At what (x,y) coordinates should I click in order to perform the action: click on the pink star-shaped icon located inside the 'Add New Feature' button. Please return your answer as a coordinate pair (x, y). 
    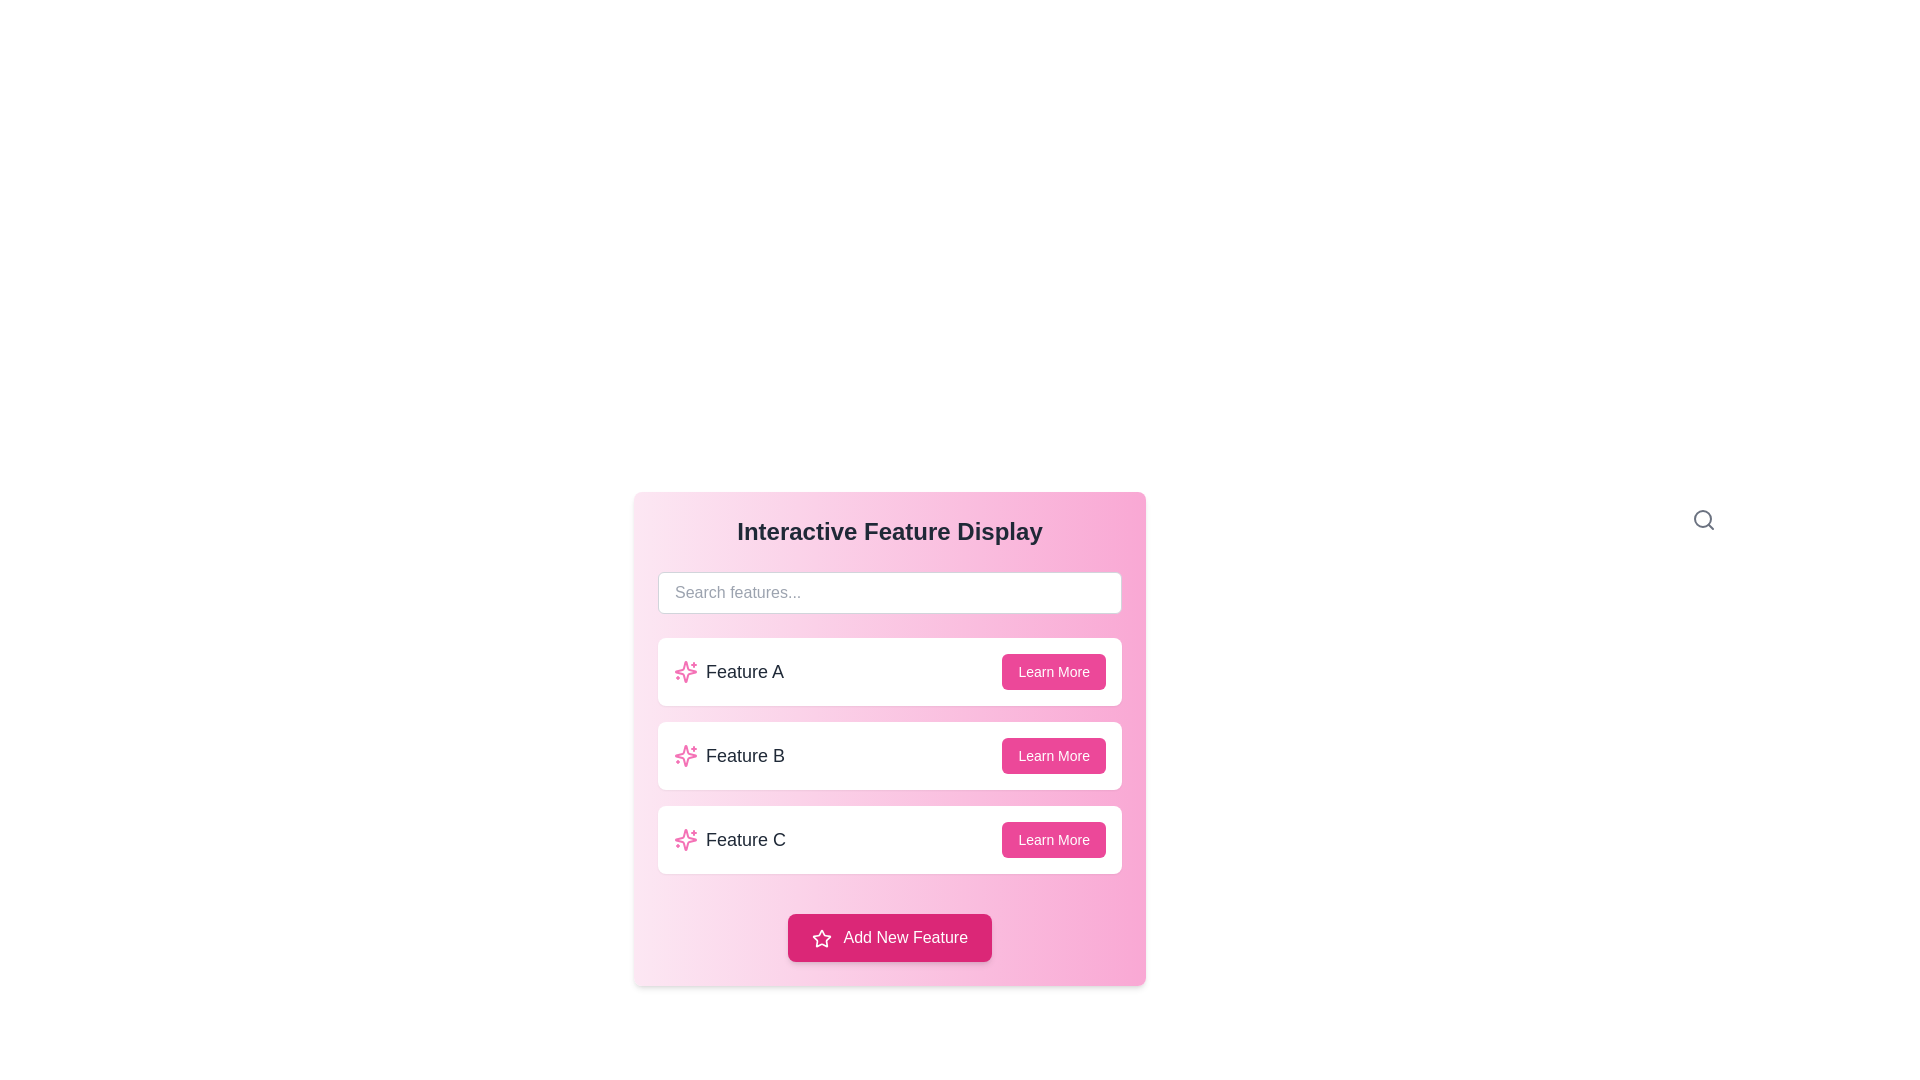
    Looking at the image, I should click on (821, 938).